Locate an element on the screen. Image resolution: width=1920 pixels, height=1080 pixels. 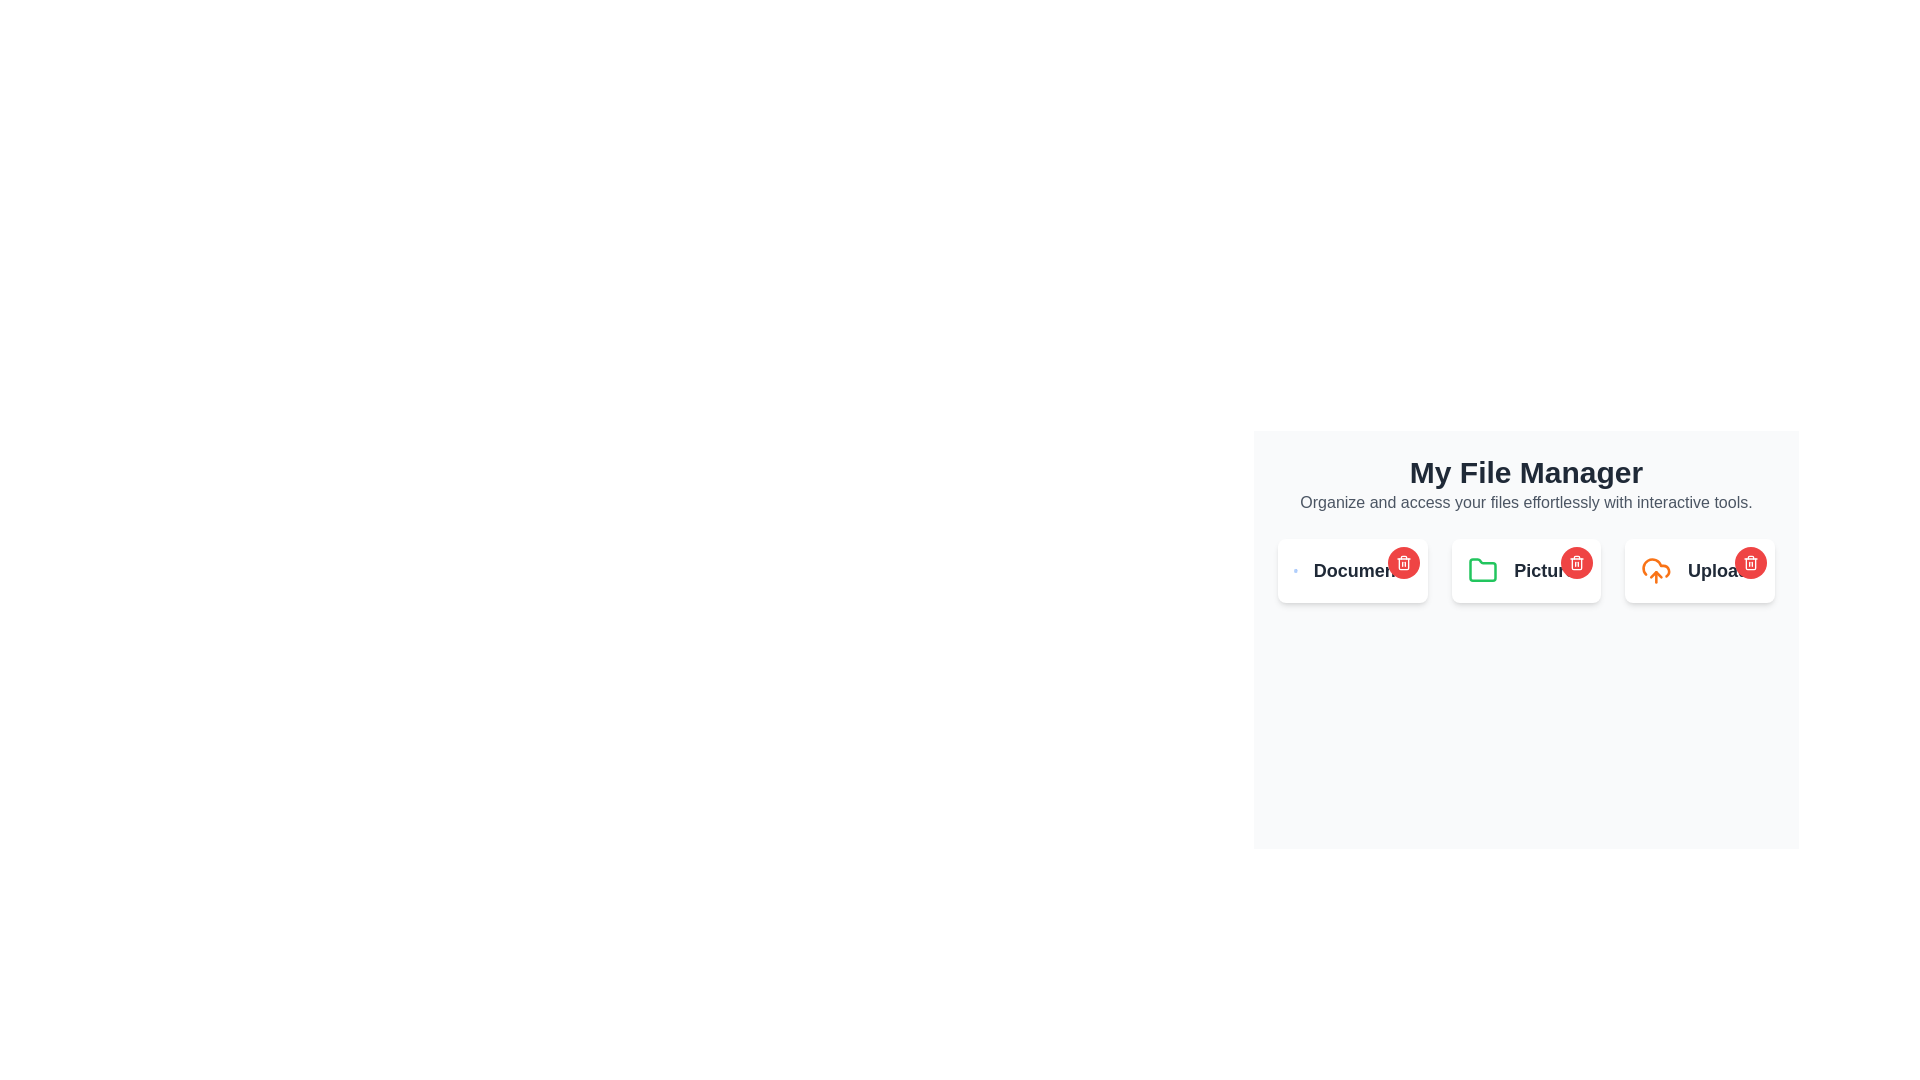
the text label 'Uploads' styled in bold and large gray font for reading is located at coordinates (1722, 570).